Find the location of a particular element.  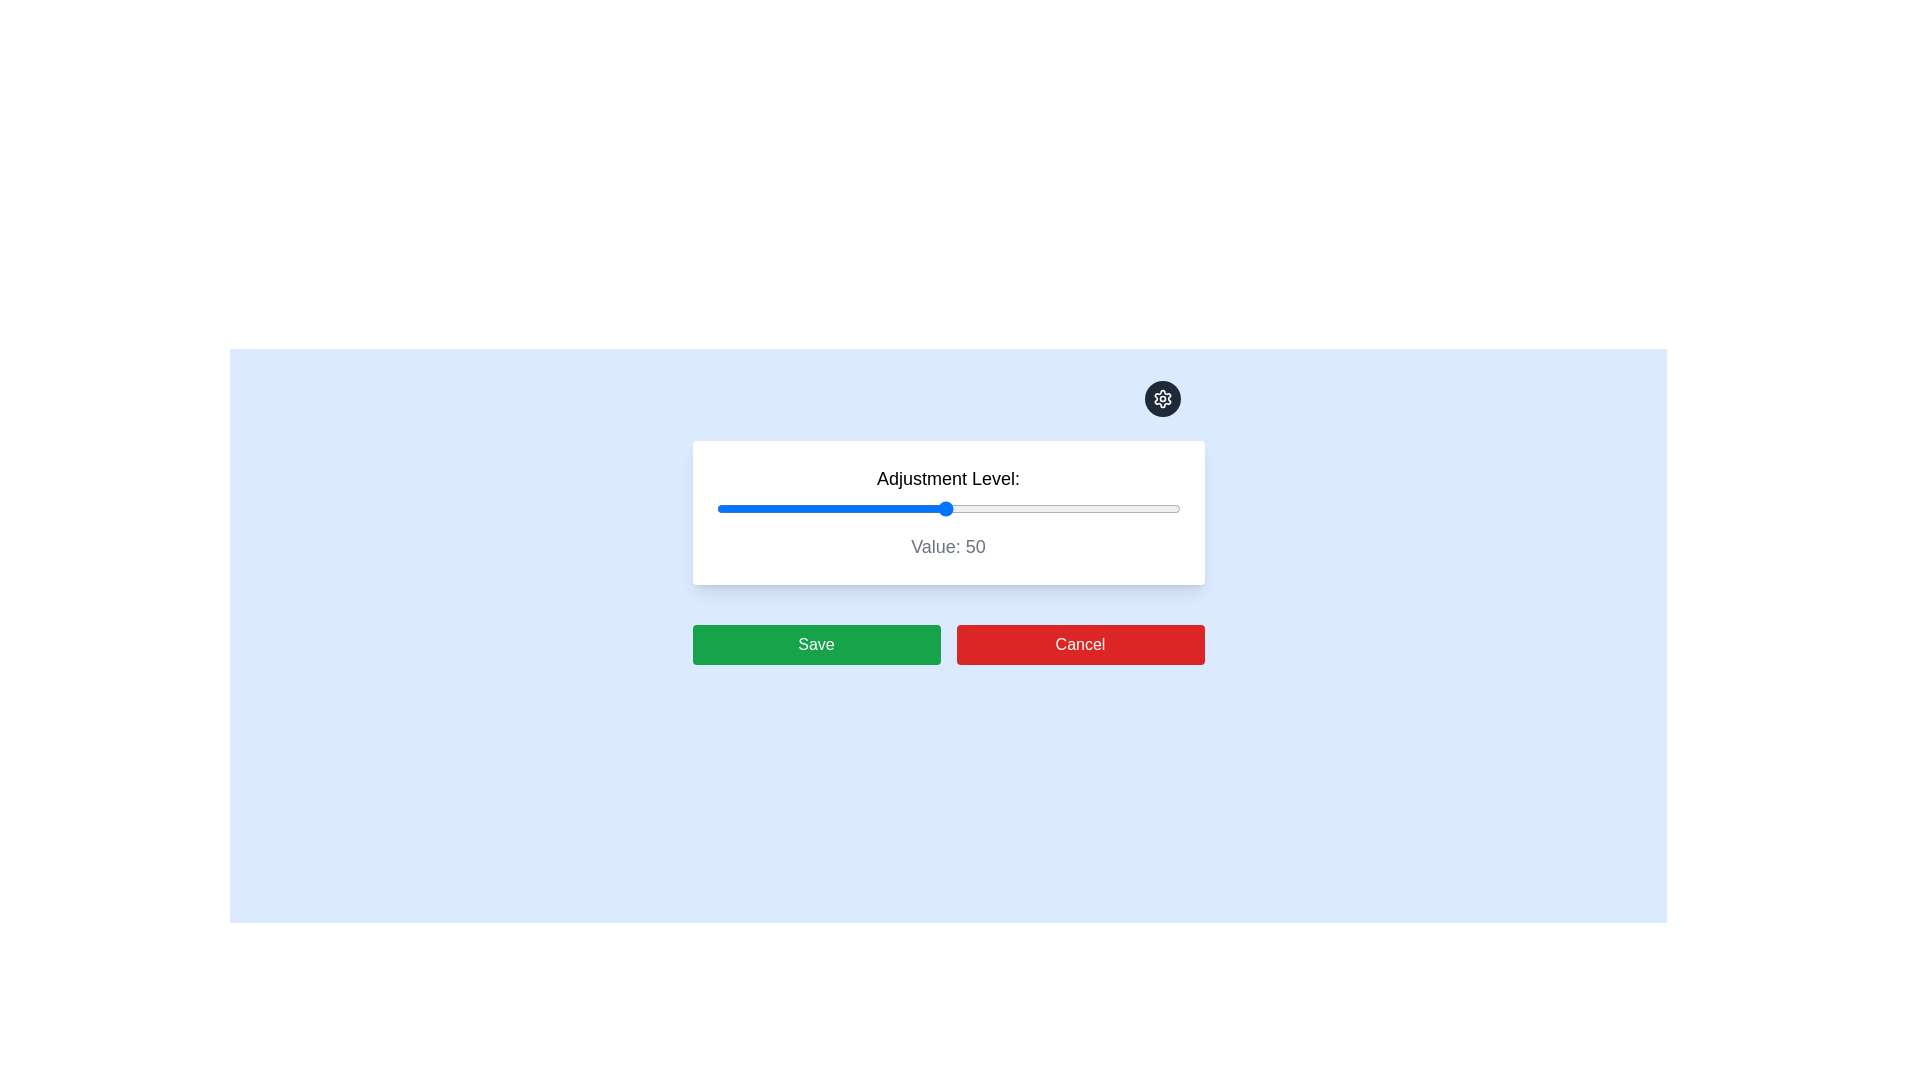

the adjustment level is located at coordinates (931, 508).